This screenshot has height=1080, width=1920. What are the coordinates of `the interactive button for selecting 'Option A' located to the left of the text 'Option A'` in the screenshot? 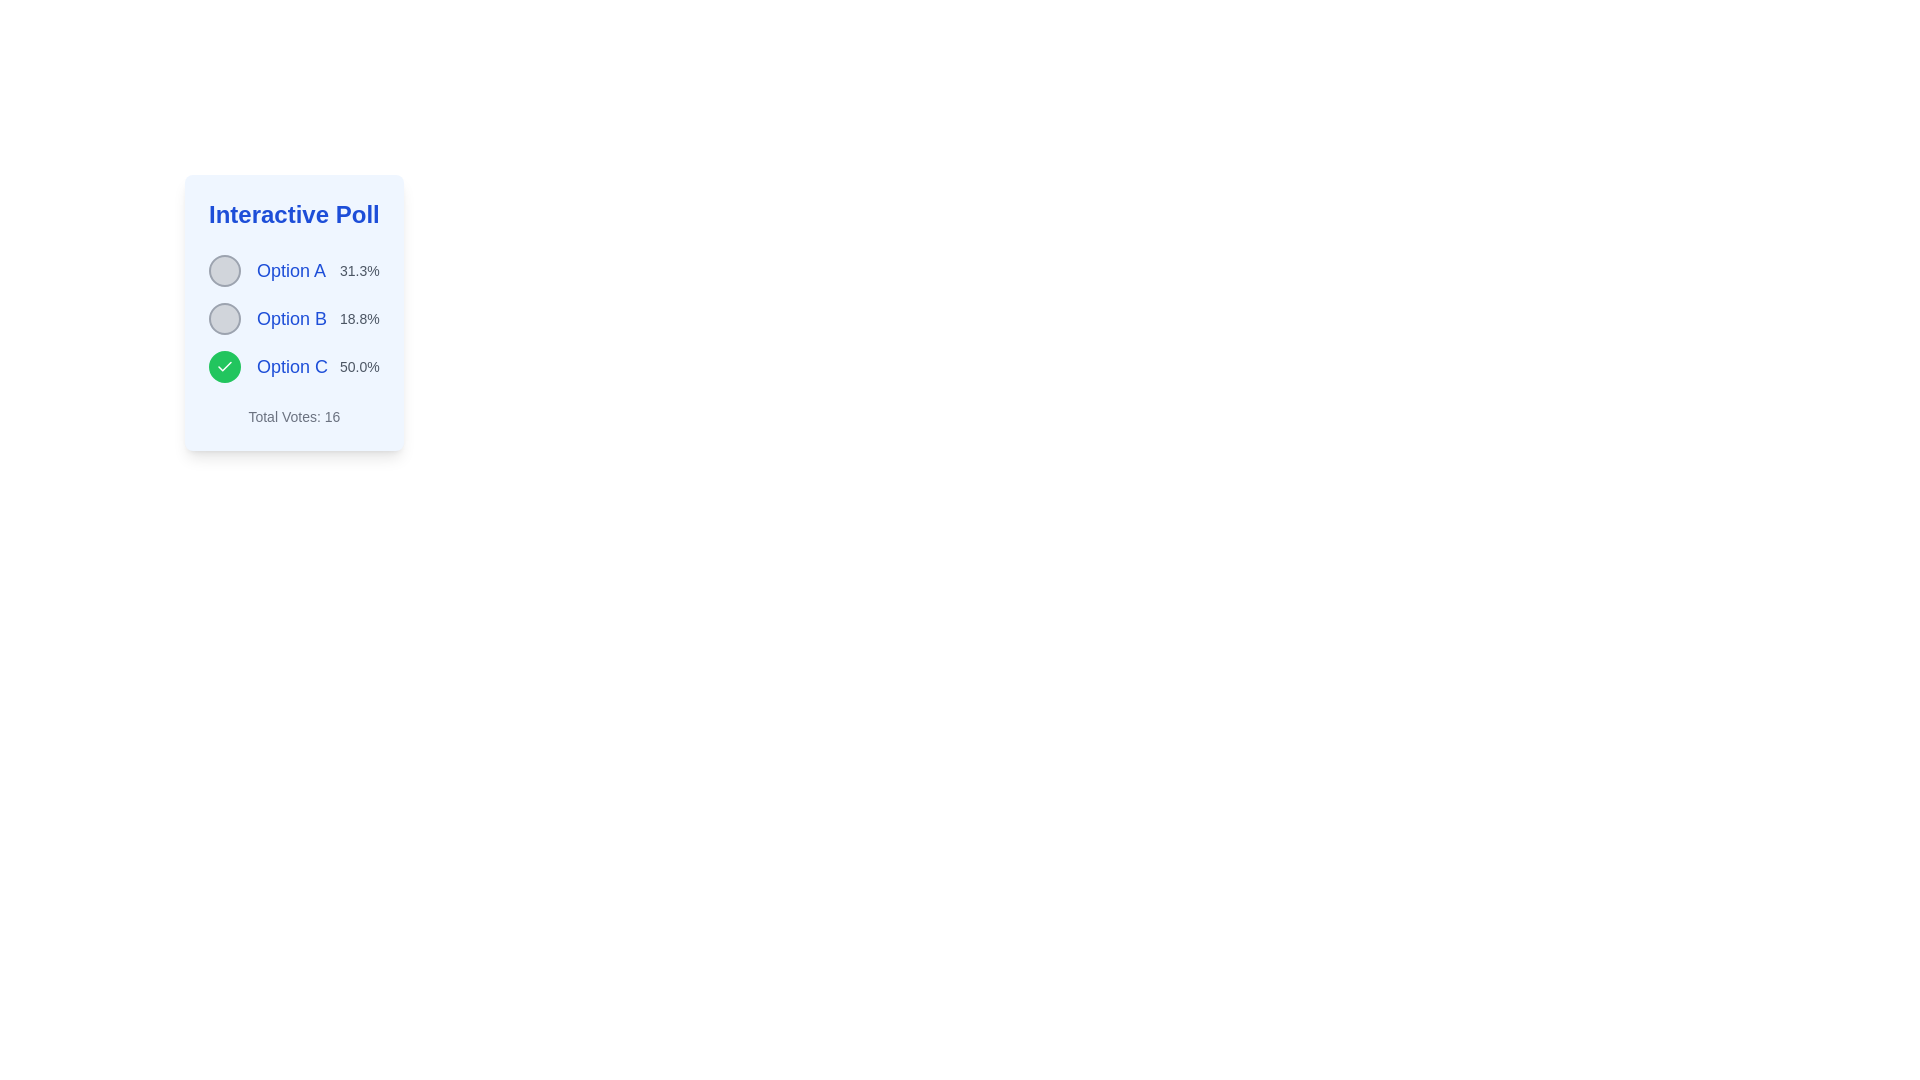 It's located at (225, 270).